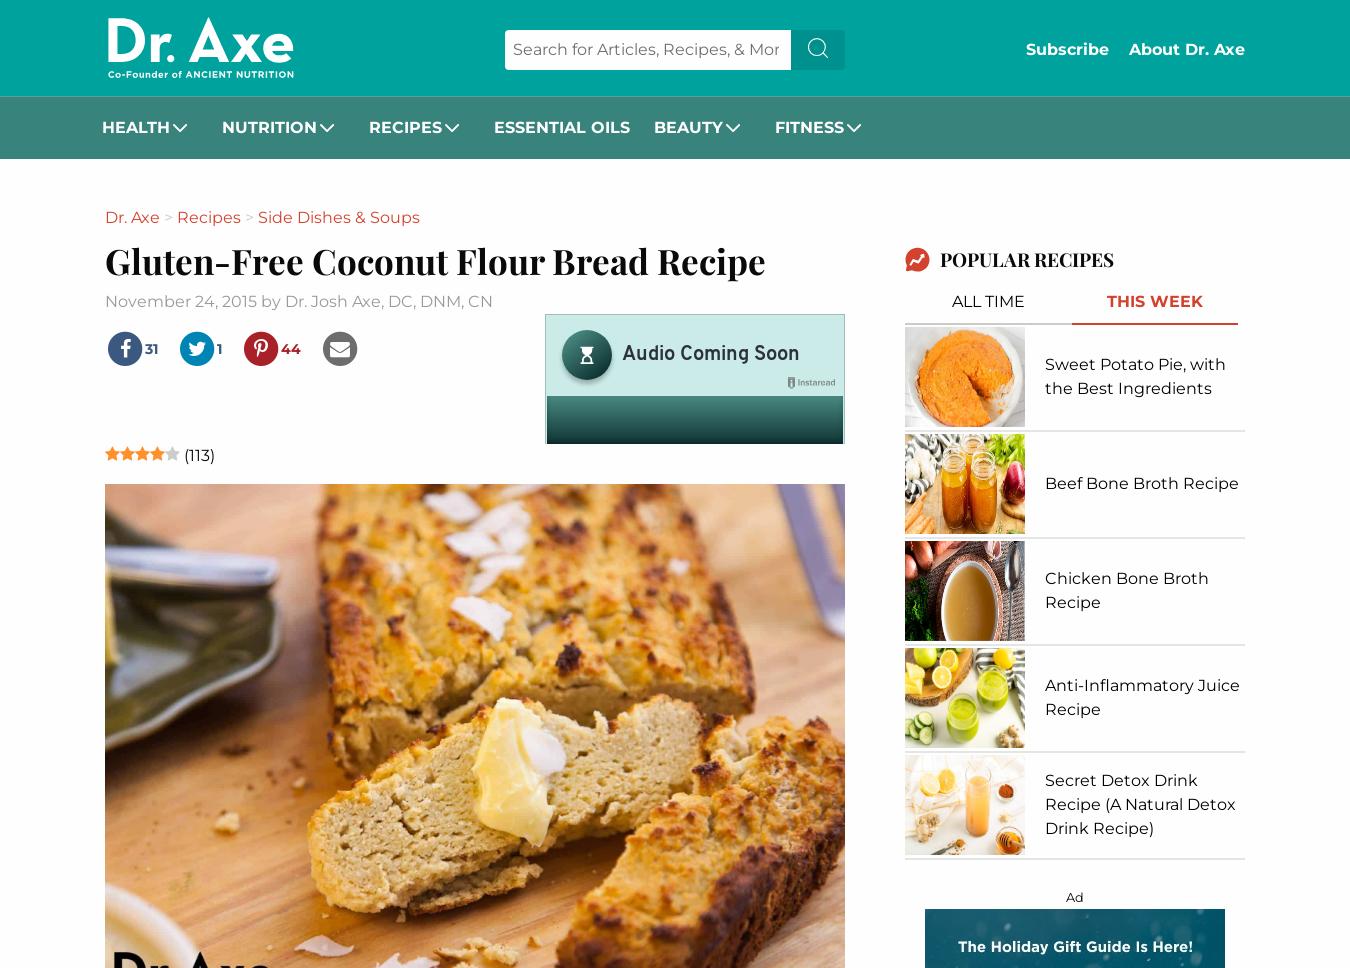  What do you see at coordinates (268, 126) in the screenshot?
I see `'Nutrition'` at bounding box center [268, 126].